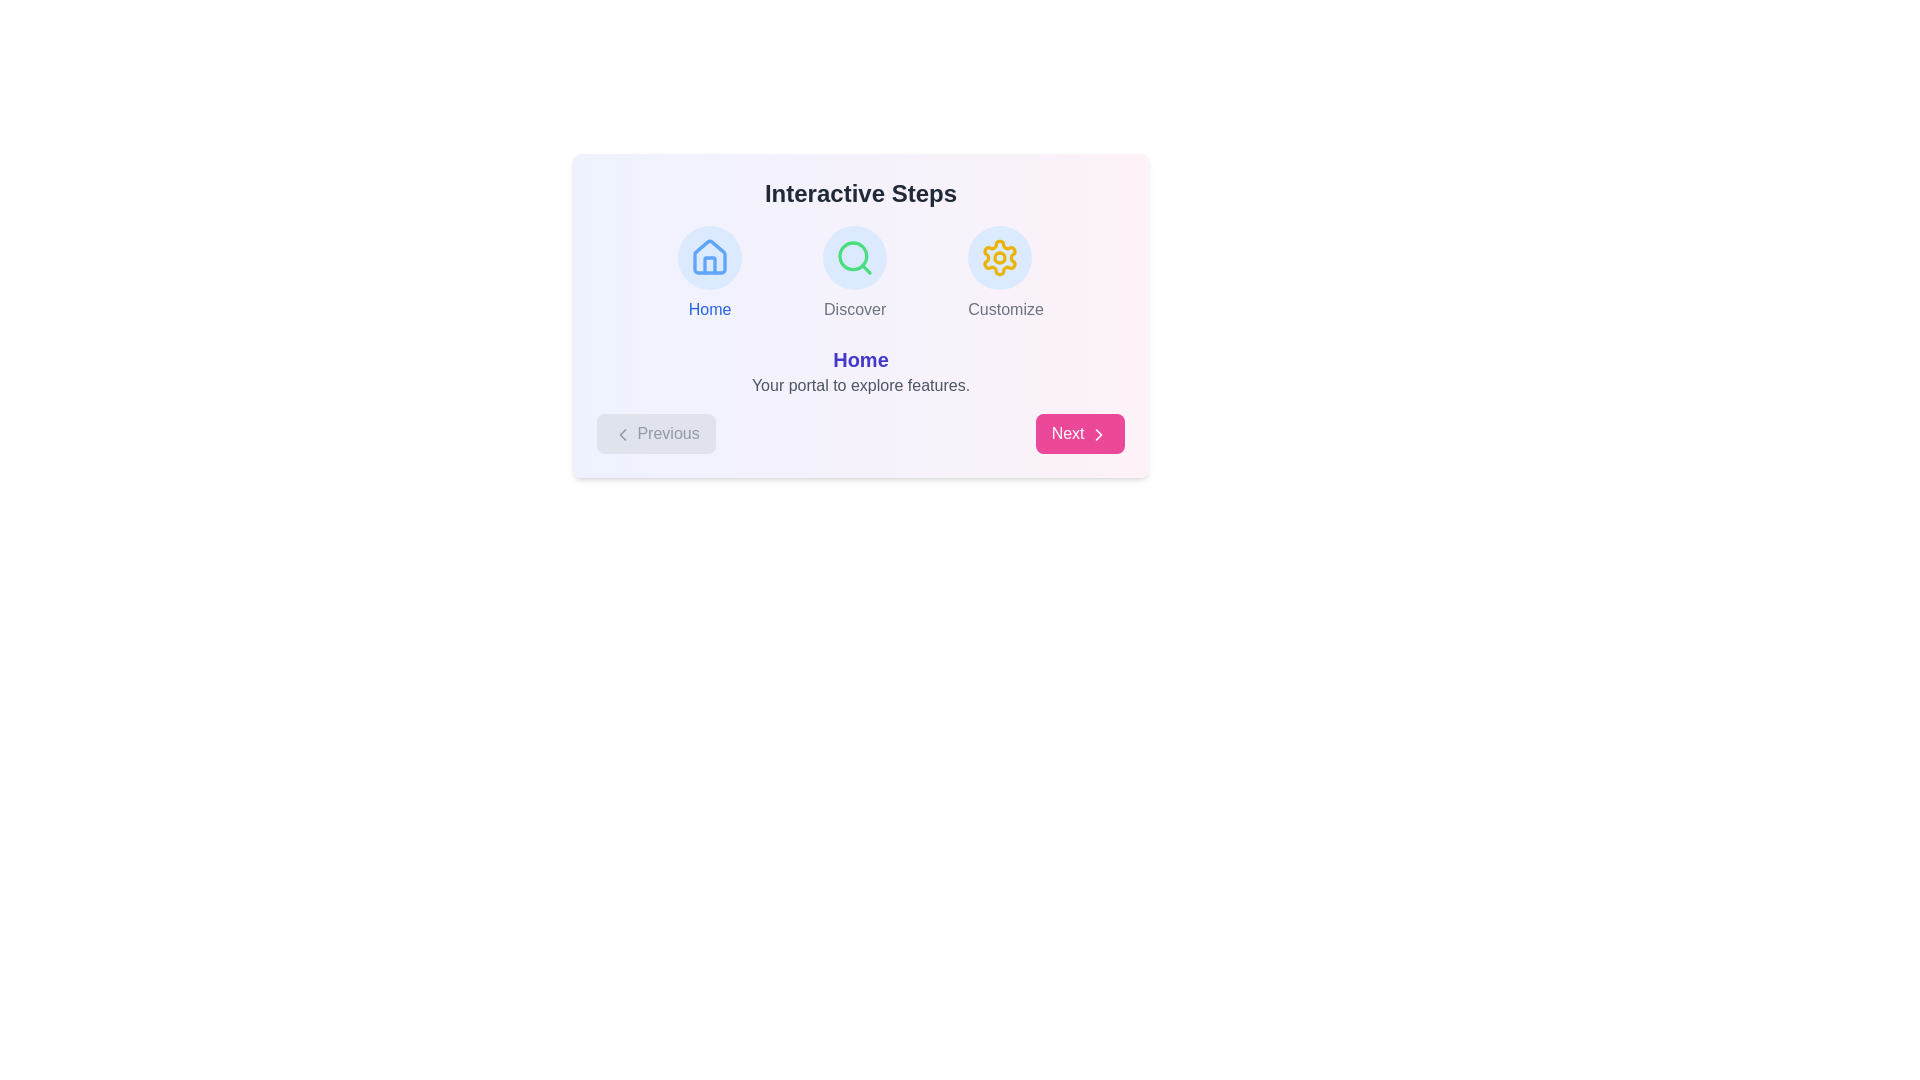 Image resolution: width=1920 pixels, height=1080 pixels. What do you see at coordinates (1098, 433) in the screenshot?
I see `the chevron right icon, which is a small arrow icon styled as a lightweight outlined SVG graphic located at the right-hand side of the pink 'Next' button` at bounding box center [1098, 433].